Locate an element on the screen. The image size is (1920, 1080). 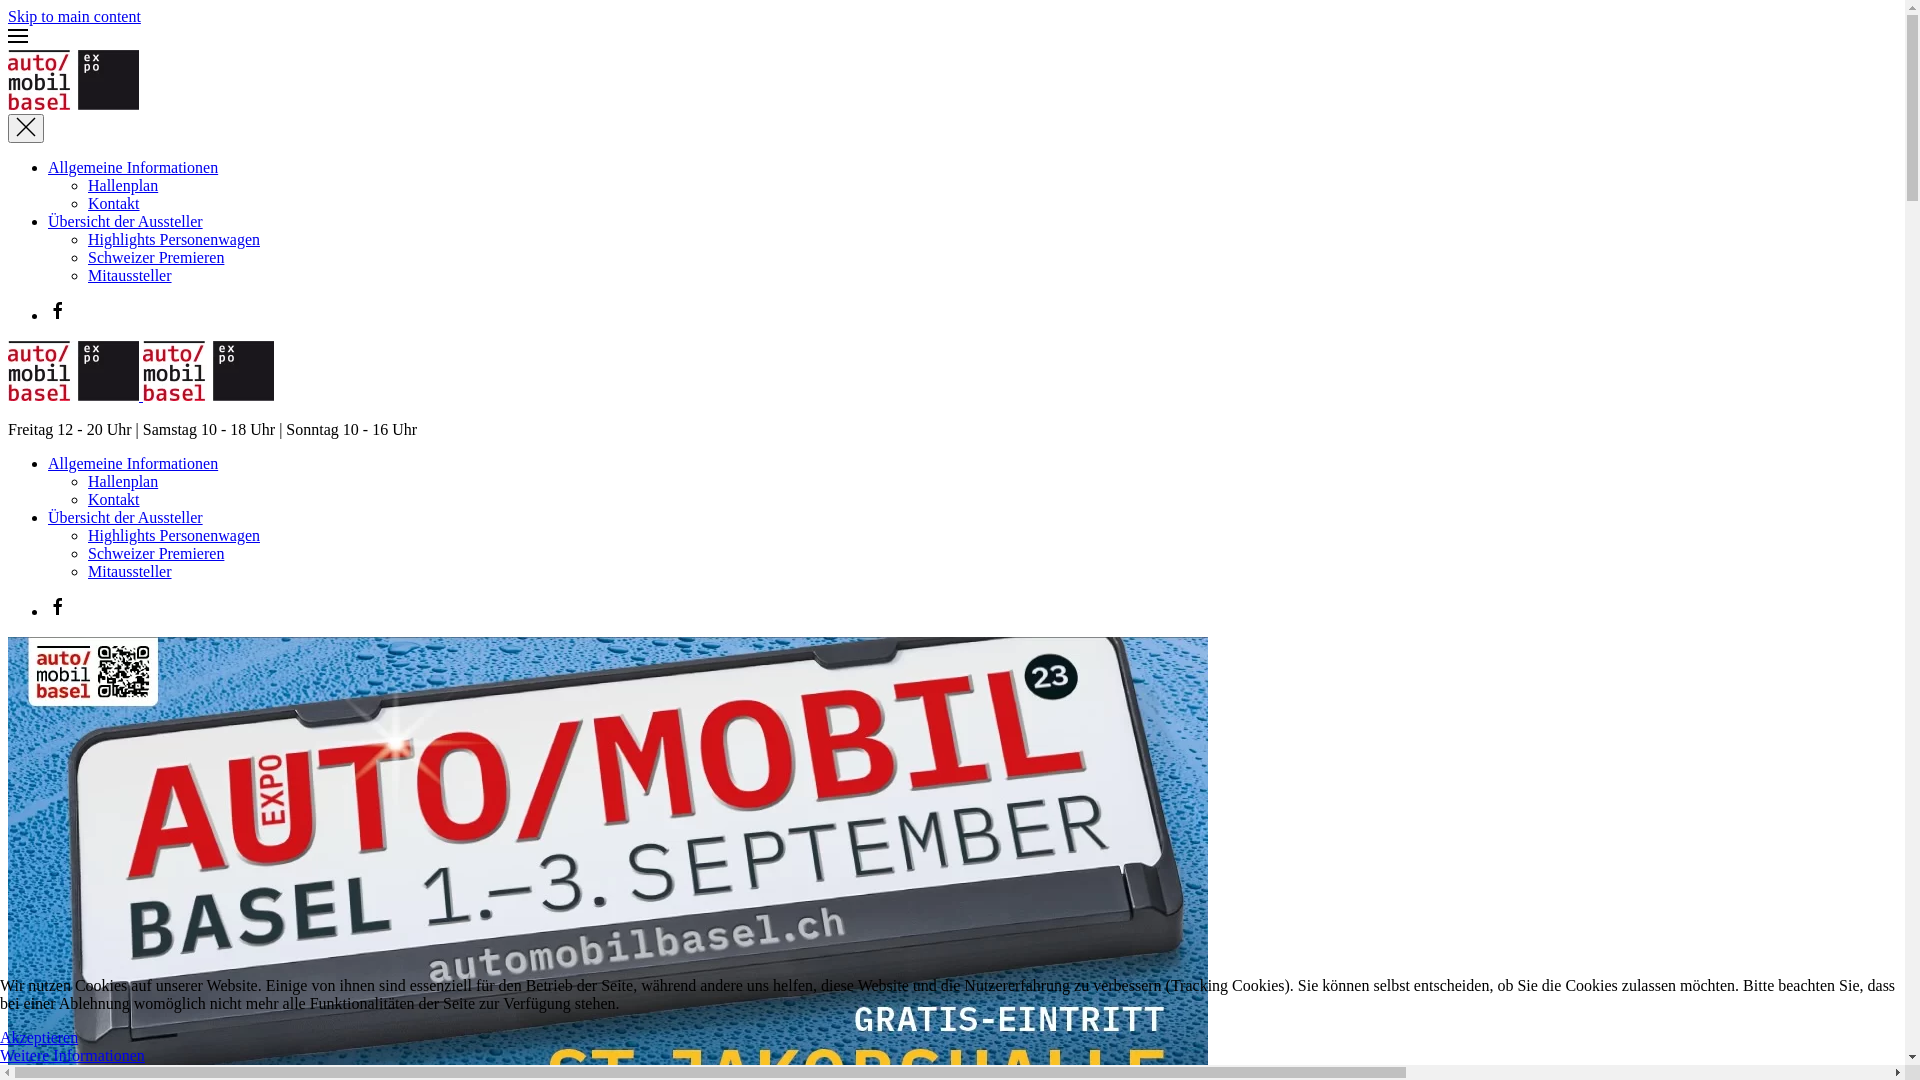
'Highlights Personenwagen' is located at coordinates (173, 534).